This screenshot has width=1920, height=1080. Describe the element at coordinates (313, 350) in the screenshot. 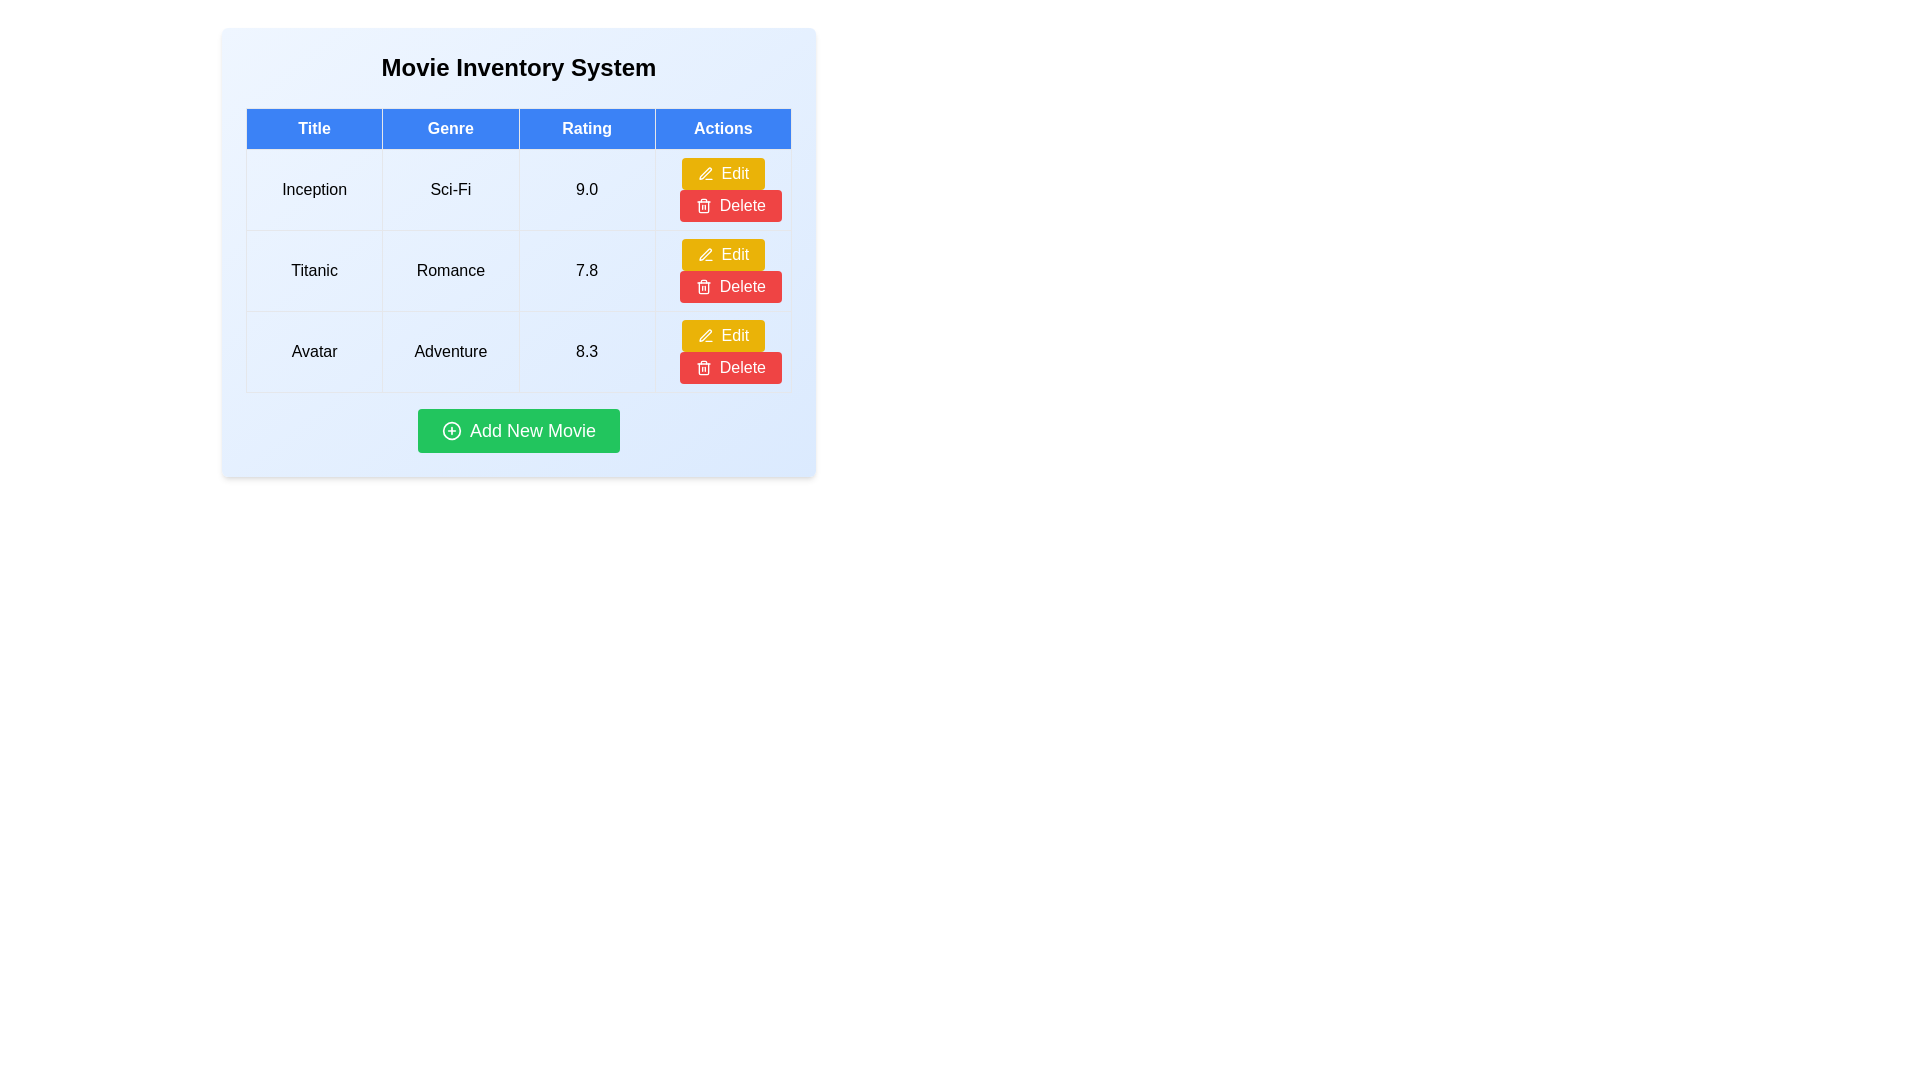

I see `the text field labeled 'Avatar', which is centered in its bounding box and located in the first column of the third row under the 'Title' header` at that location.